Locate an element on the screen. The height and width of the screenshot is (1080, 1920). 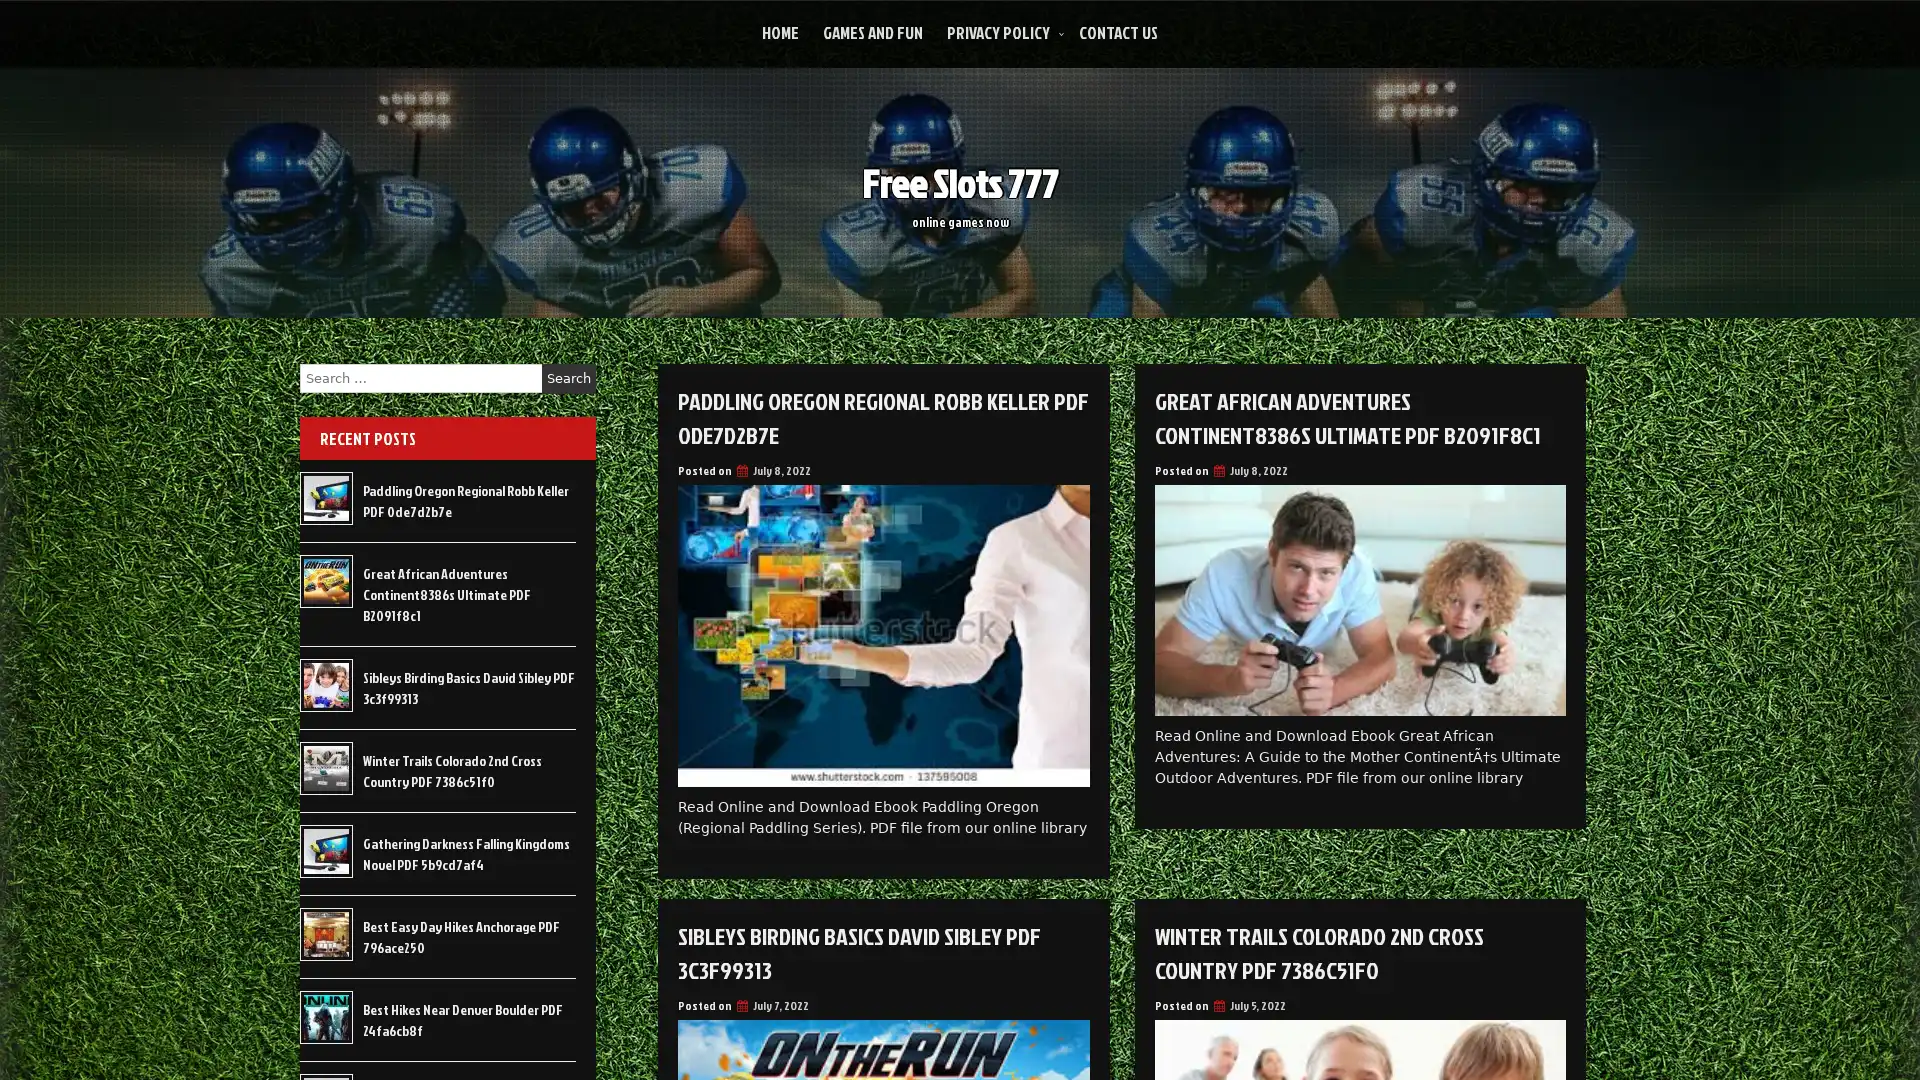
Search is located at coordinates (568, 378).